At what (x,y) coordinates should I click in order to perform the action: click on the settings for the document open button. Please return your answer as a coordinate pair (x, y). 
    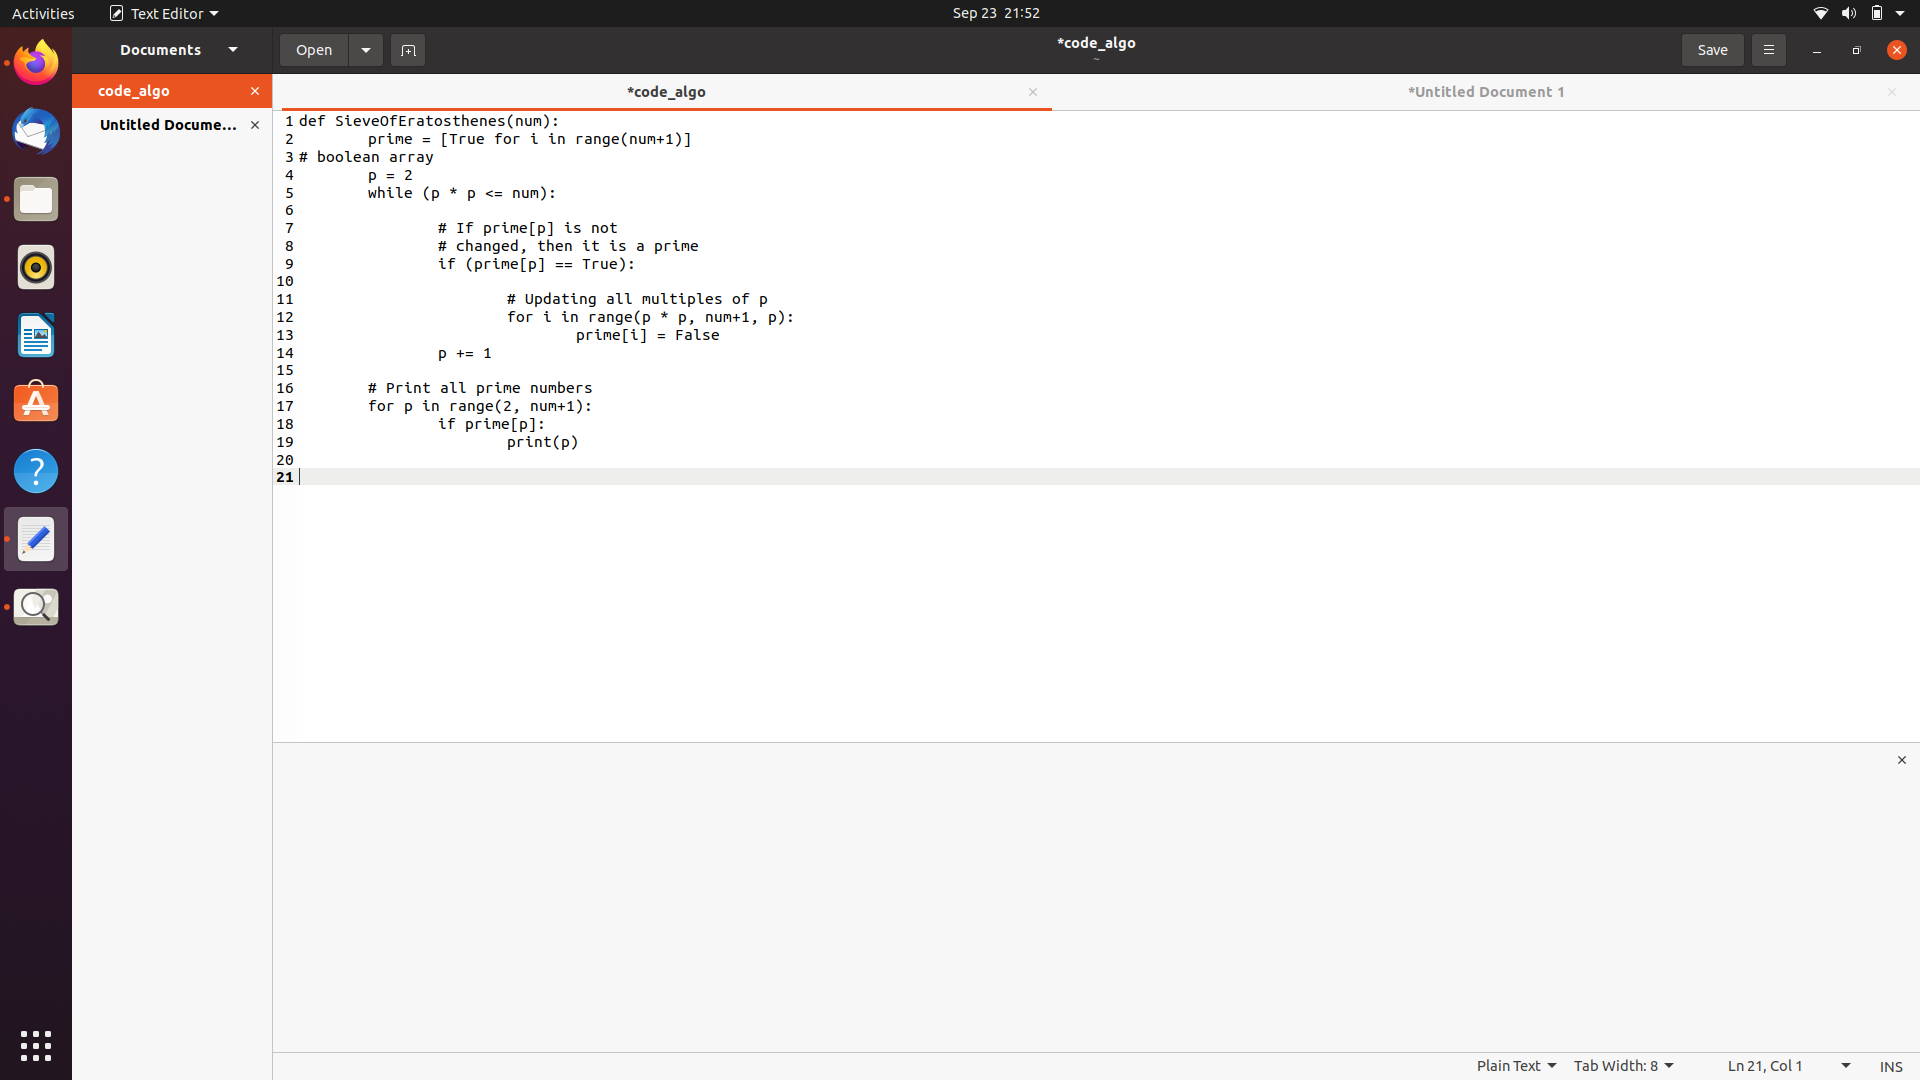
    Looking at the image, I should click on (366, 48).